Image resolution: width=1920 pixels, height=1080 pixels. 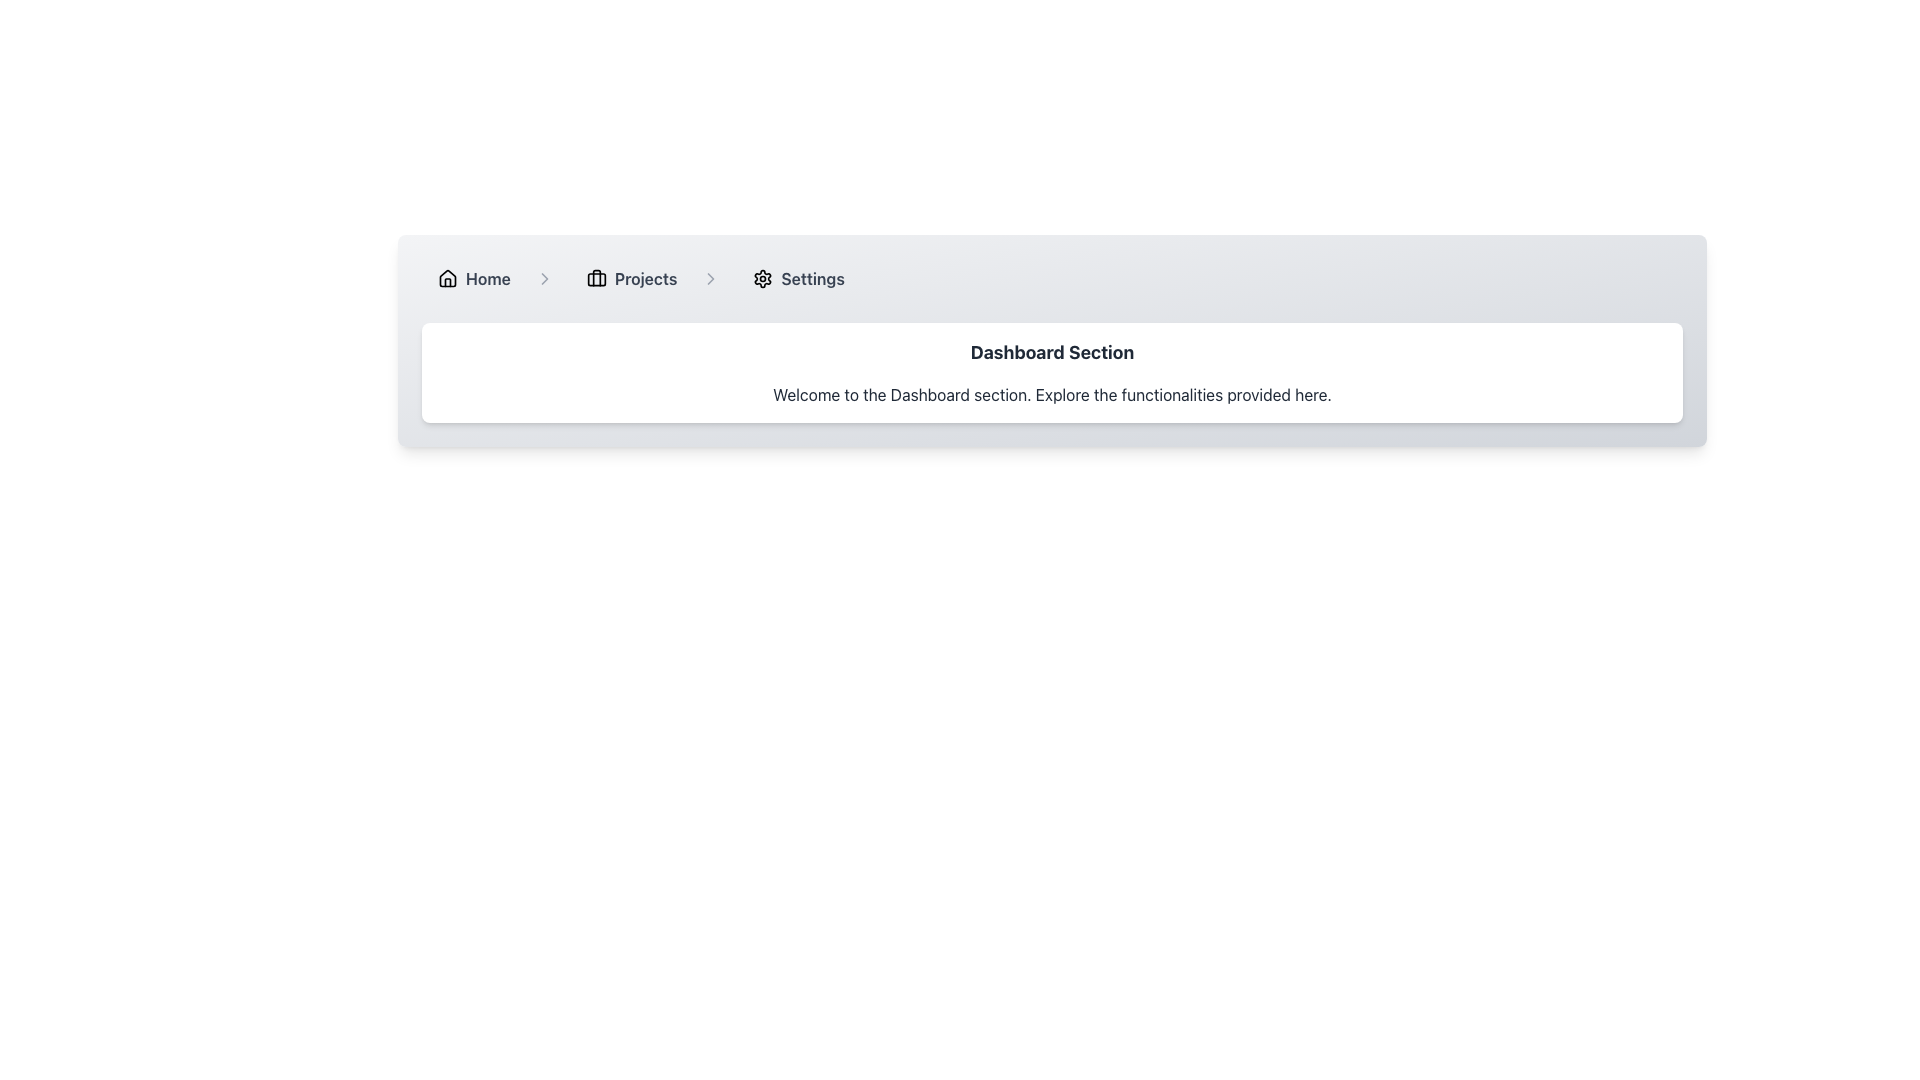 What do you see at coordinates (446, 278) in the screenshot?
I see `the 'Home' icon in the breadcrumb navigation bar, which is a small house-shaped icon located at the top-left of the interface` at bounding box center [446, 278].